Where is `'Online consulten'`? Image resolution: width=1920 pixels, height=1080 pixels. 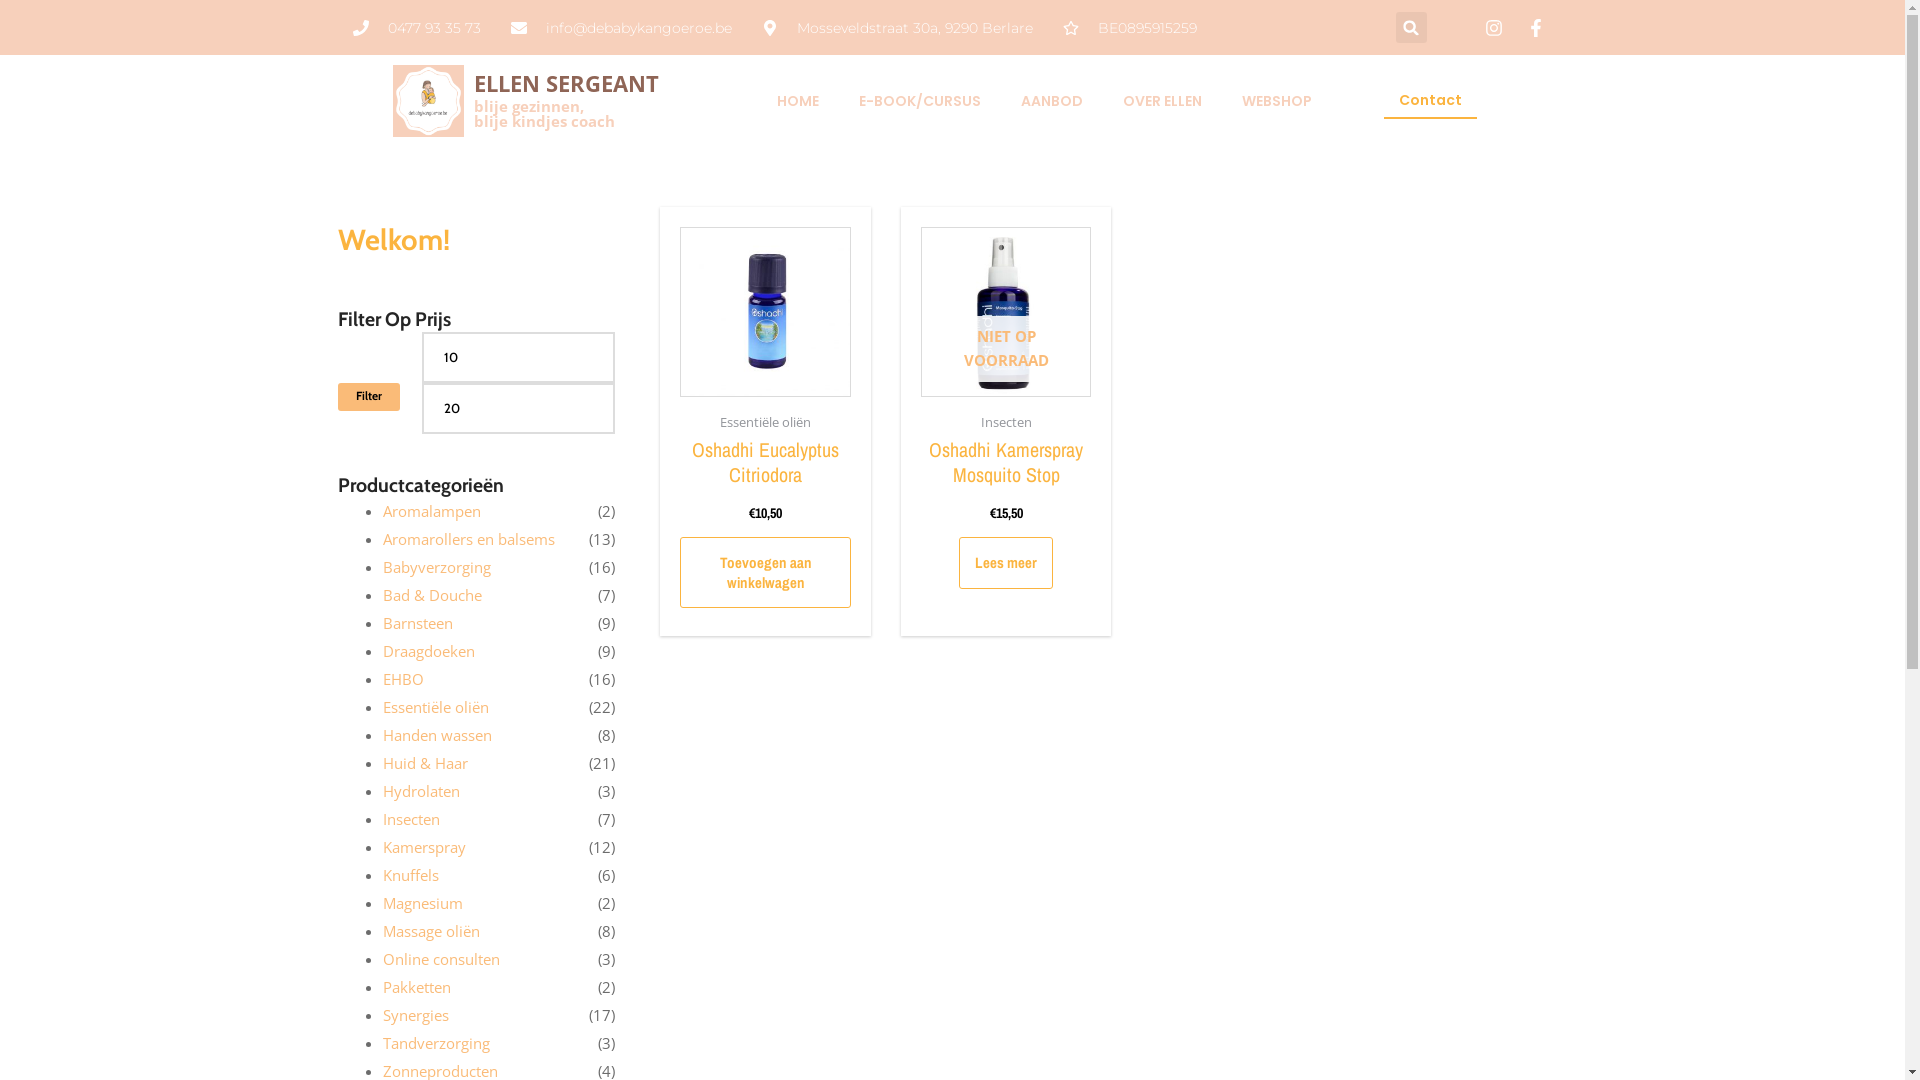 'Online consulten' is located at coordinates (439, 958).